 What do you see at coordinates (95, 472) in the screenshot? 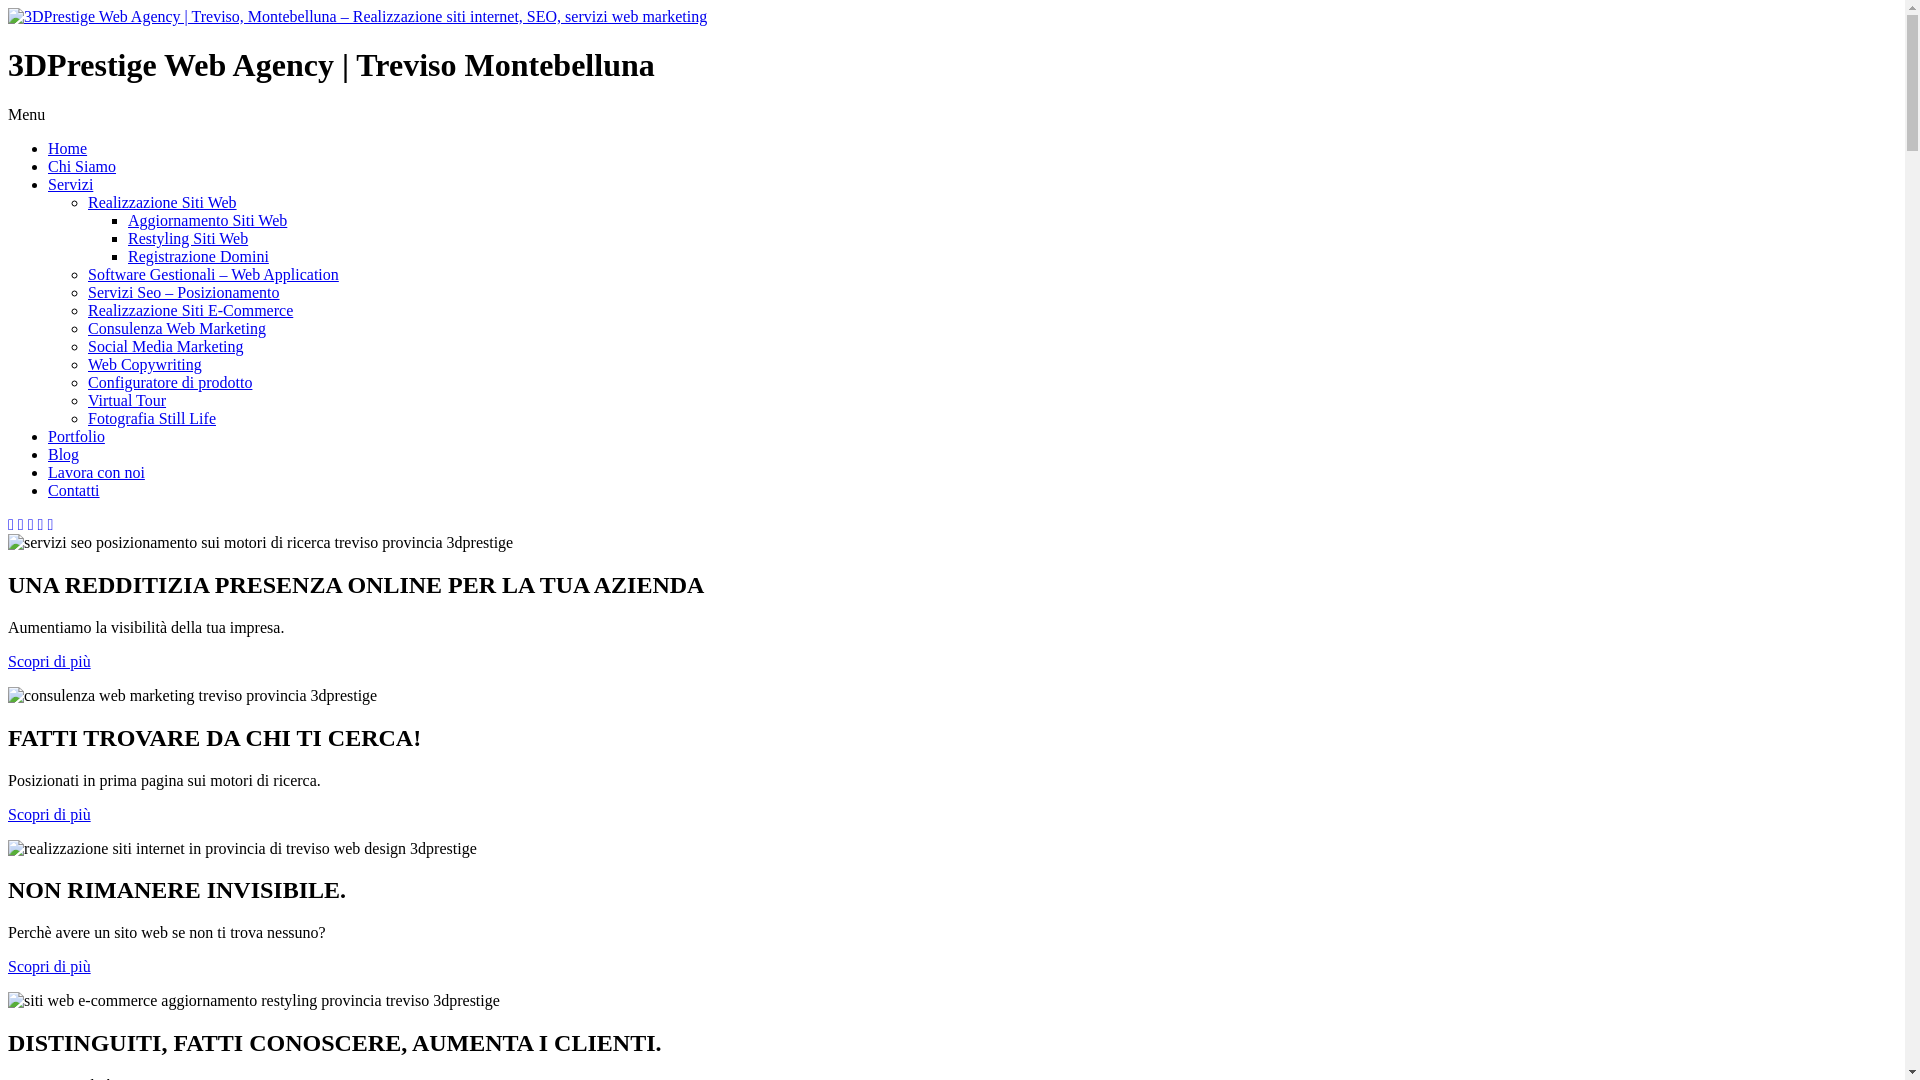
I see `'Lavora con noi'` at bounding box center [95, 472].